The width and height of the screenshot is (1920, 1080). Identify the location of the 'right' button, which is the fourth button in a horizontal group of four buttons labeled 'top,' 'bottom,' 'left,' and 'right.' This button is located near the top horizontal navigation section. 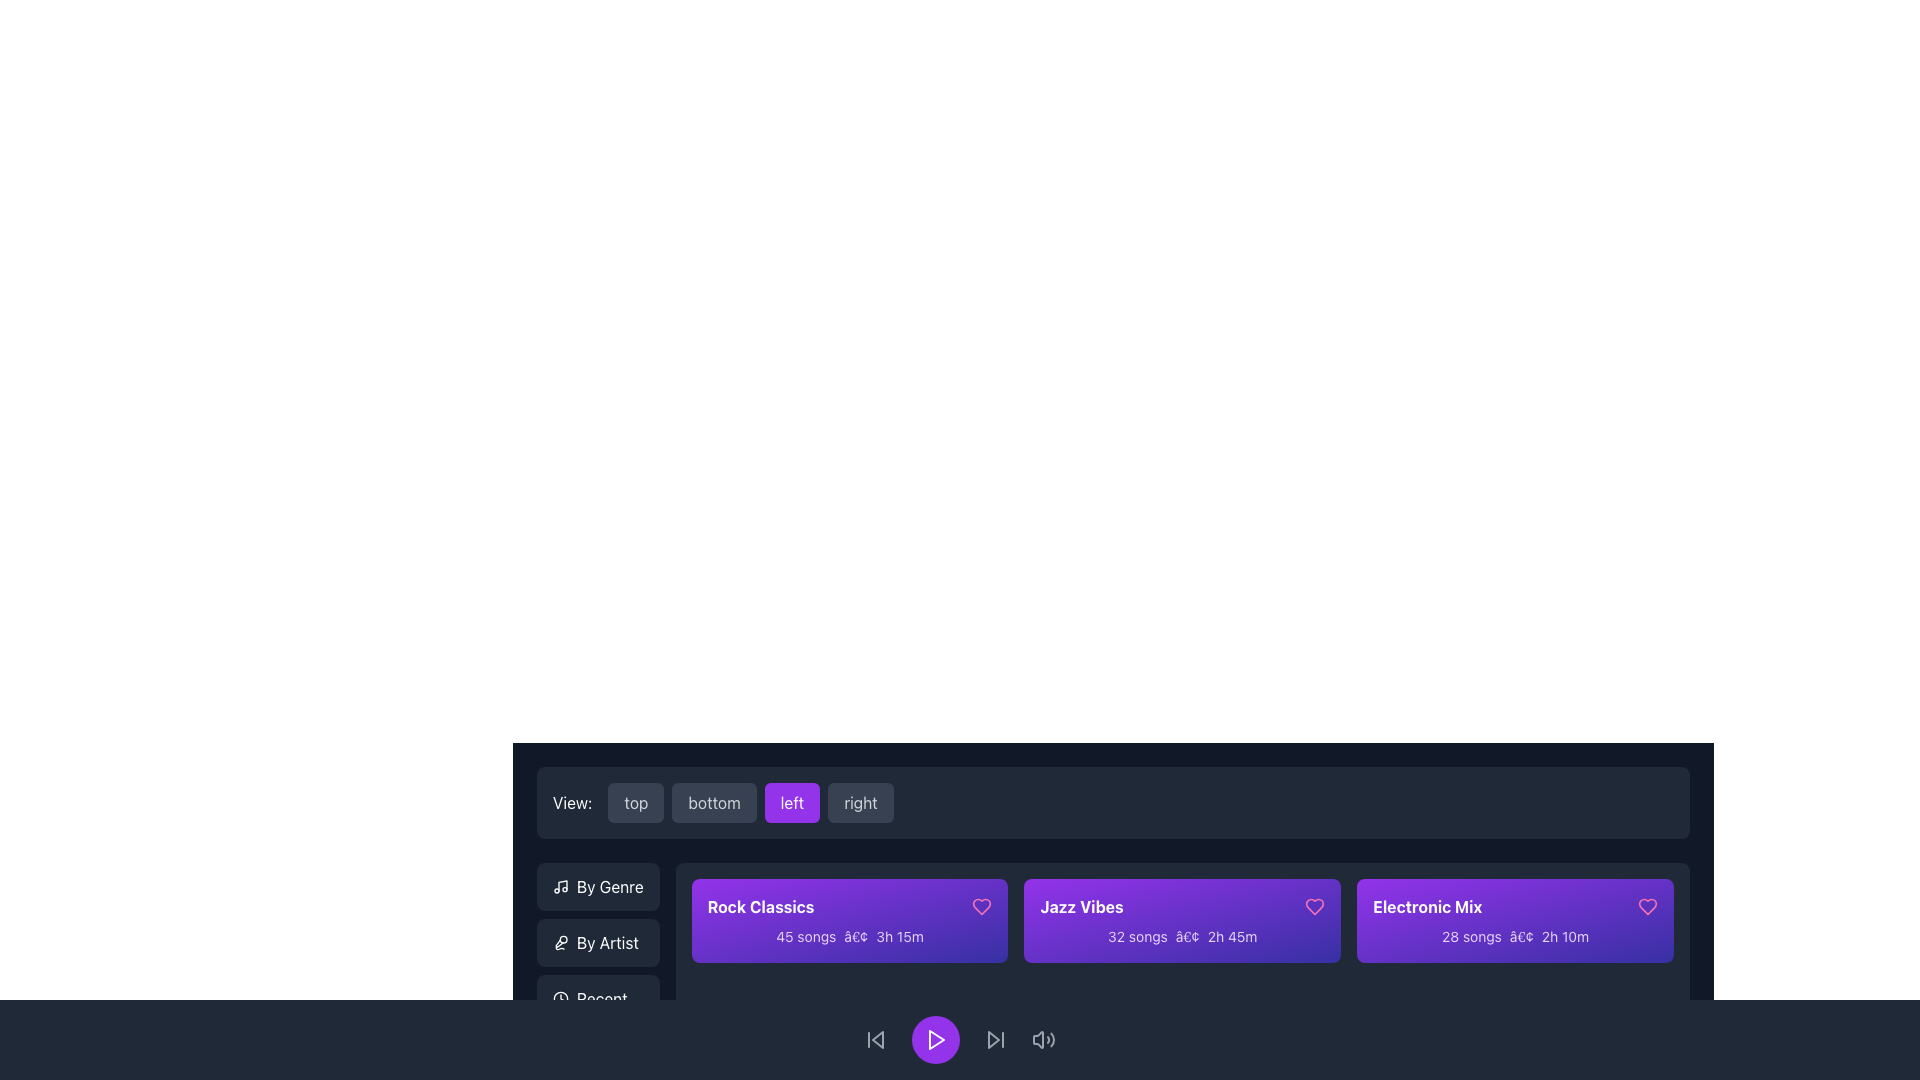
(860, 801).